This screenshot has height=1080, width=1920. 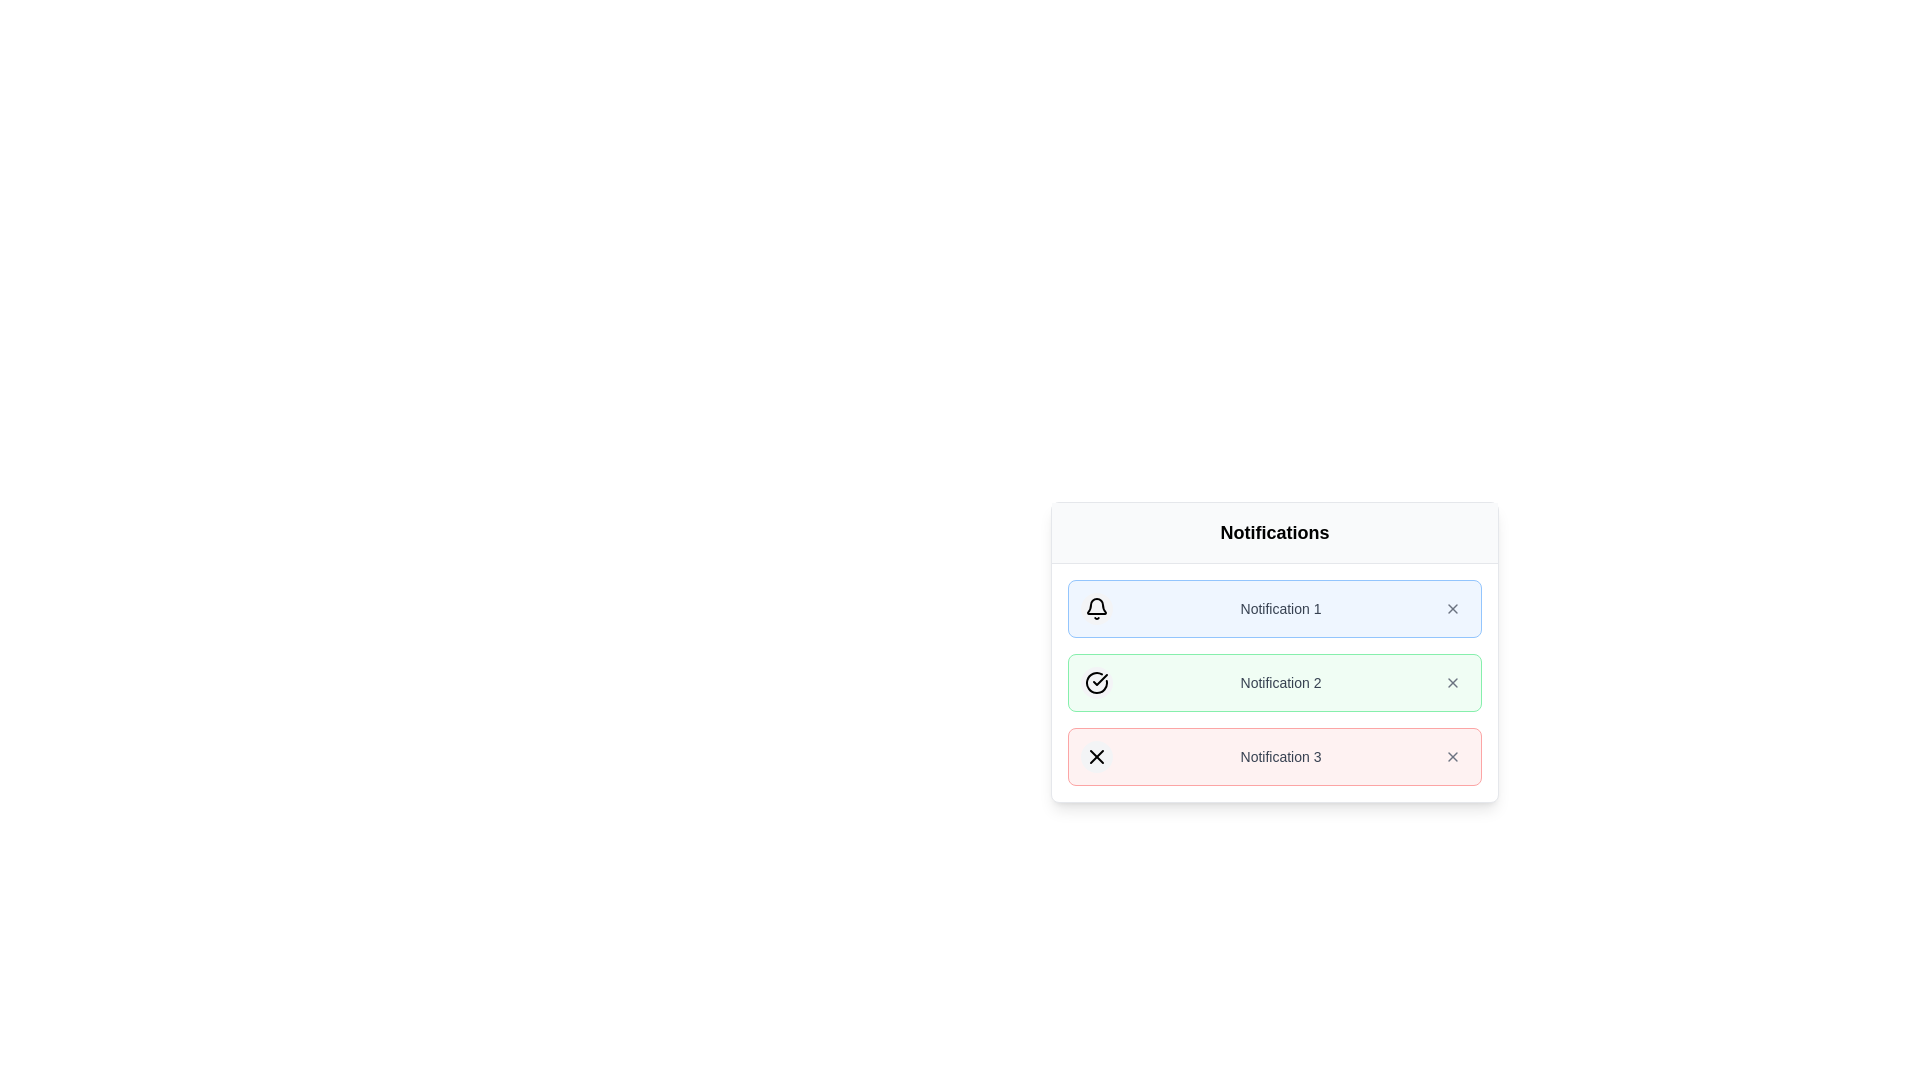 I want to click on the notification panel located near the center of the interface, directly below the 'Notifications' header, which displays a list of three notifications with their respective icons, so click(x=1274, y=681).